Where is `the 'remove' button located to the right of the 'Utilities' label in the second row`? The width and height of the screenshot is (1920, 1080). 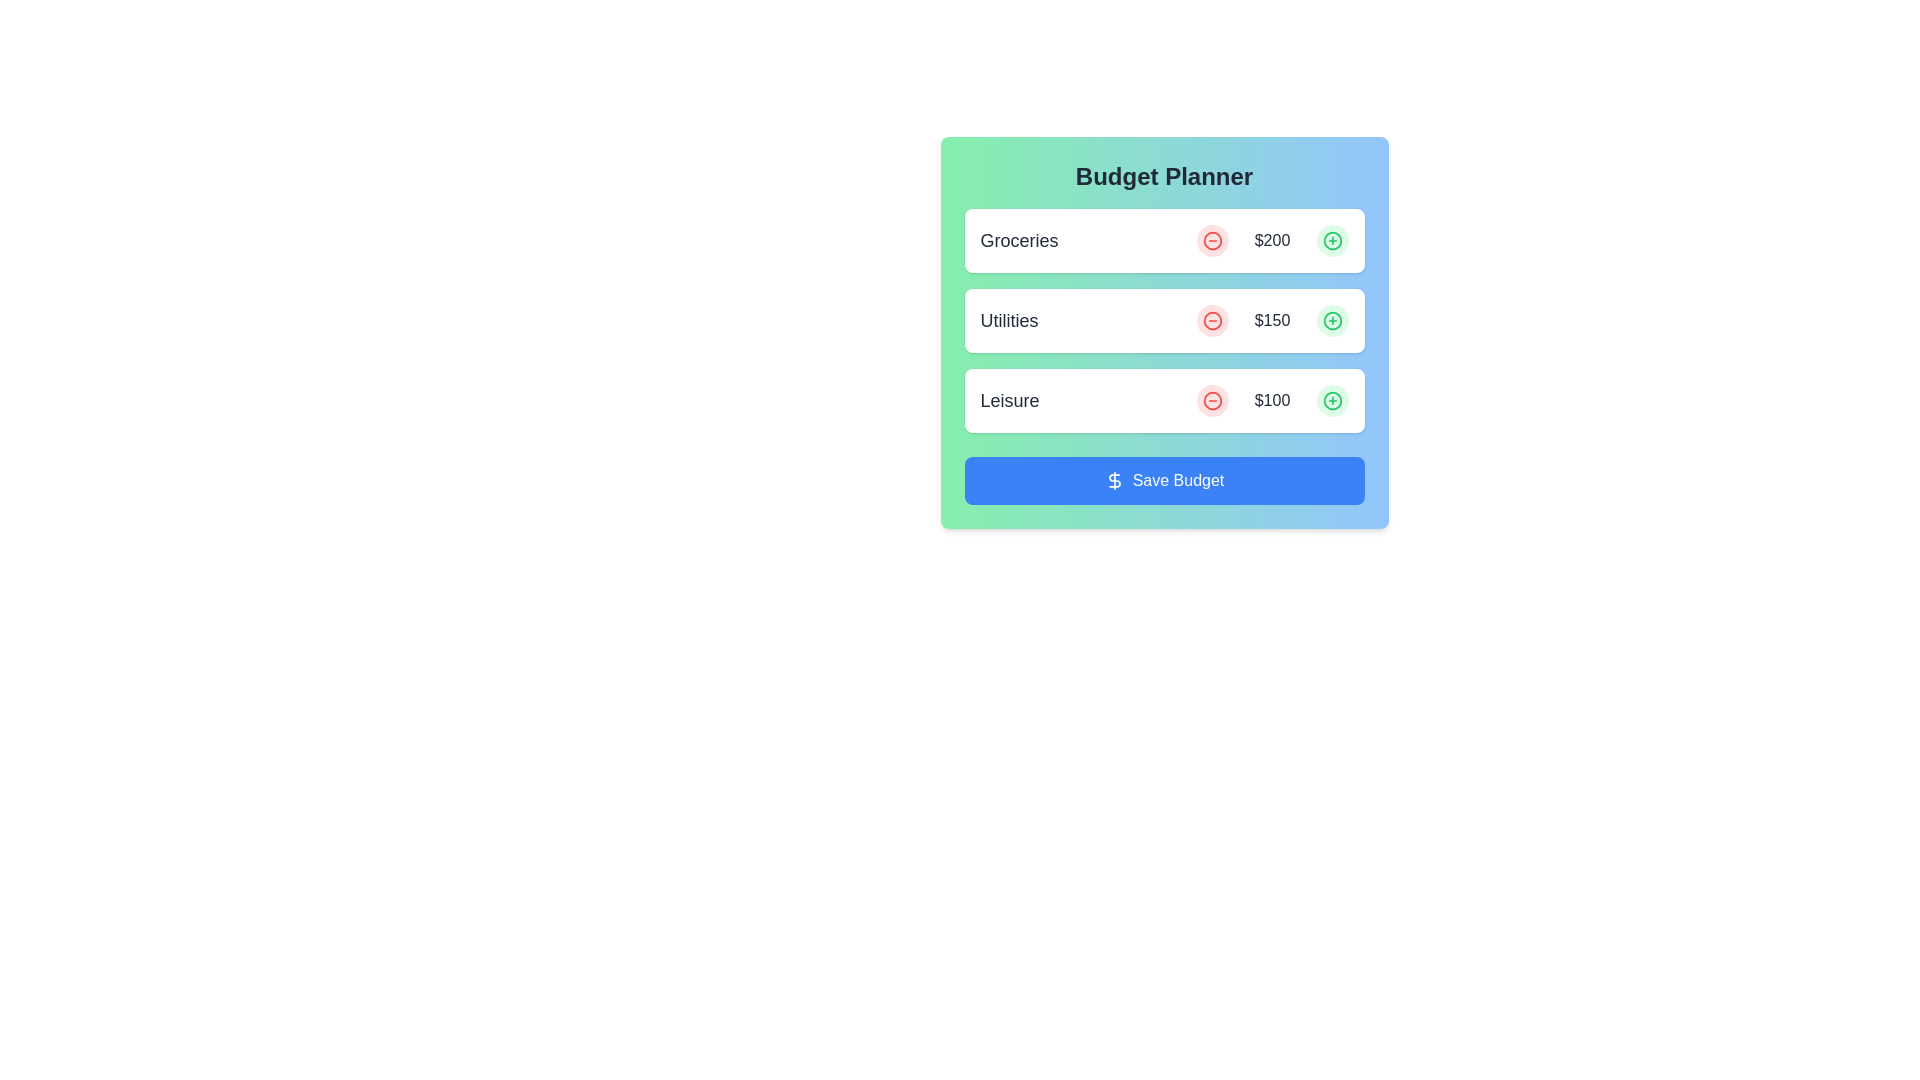
the 'remove' button located to the right of the 'Utilities' label in the second row is located at coordinates (1211, 319).